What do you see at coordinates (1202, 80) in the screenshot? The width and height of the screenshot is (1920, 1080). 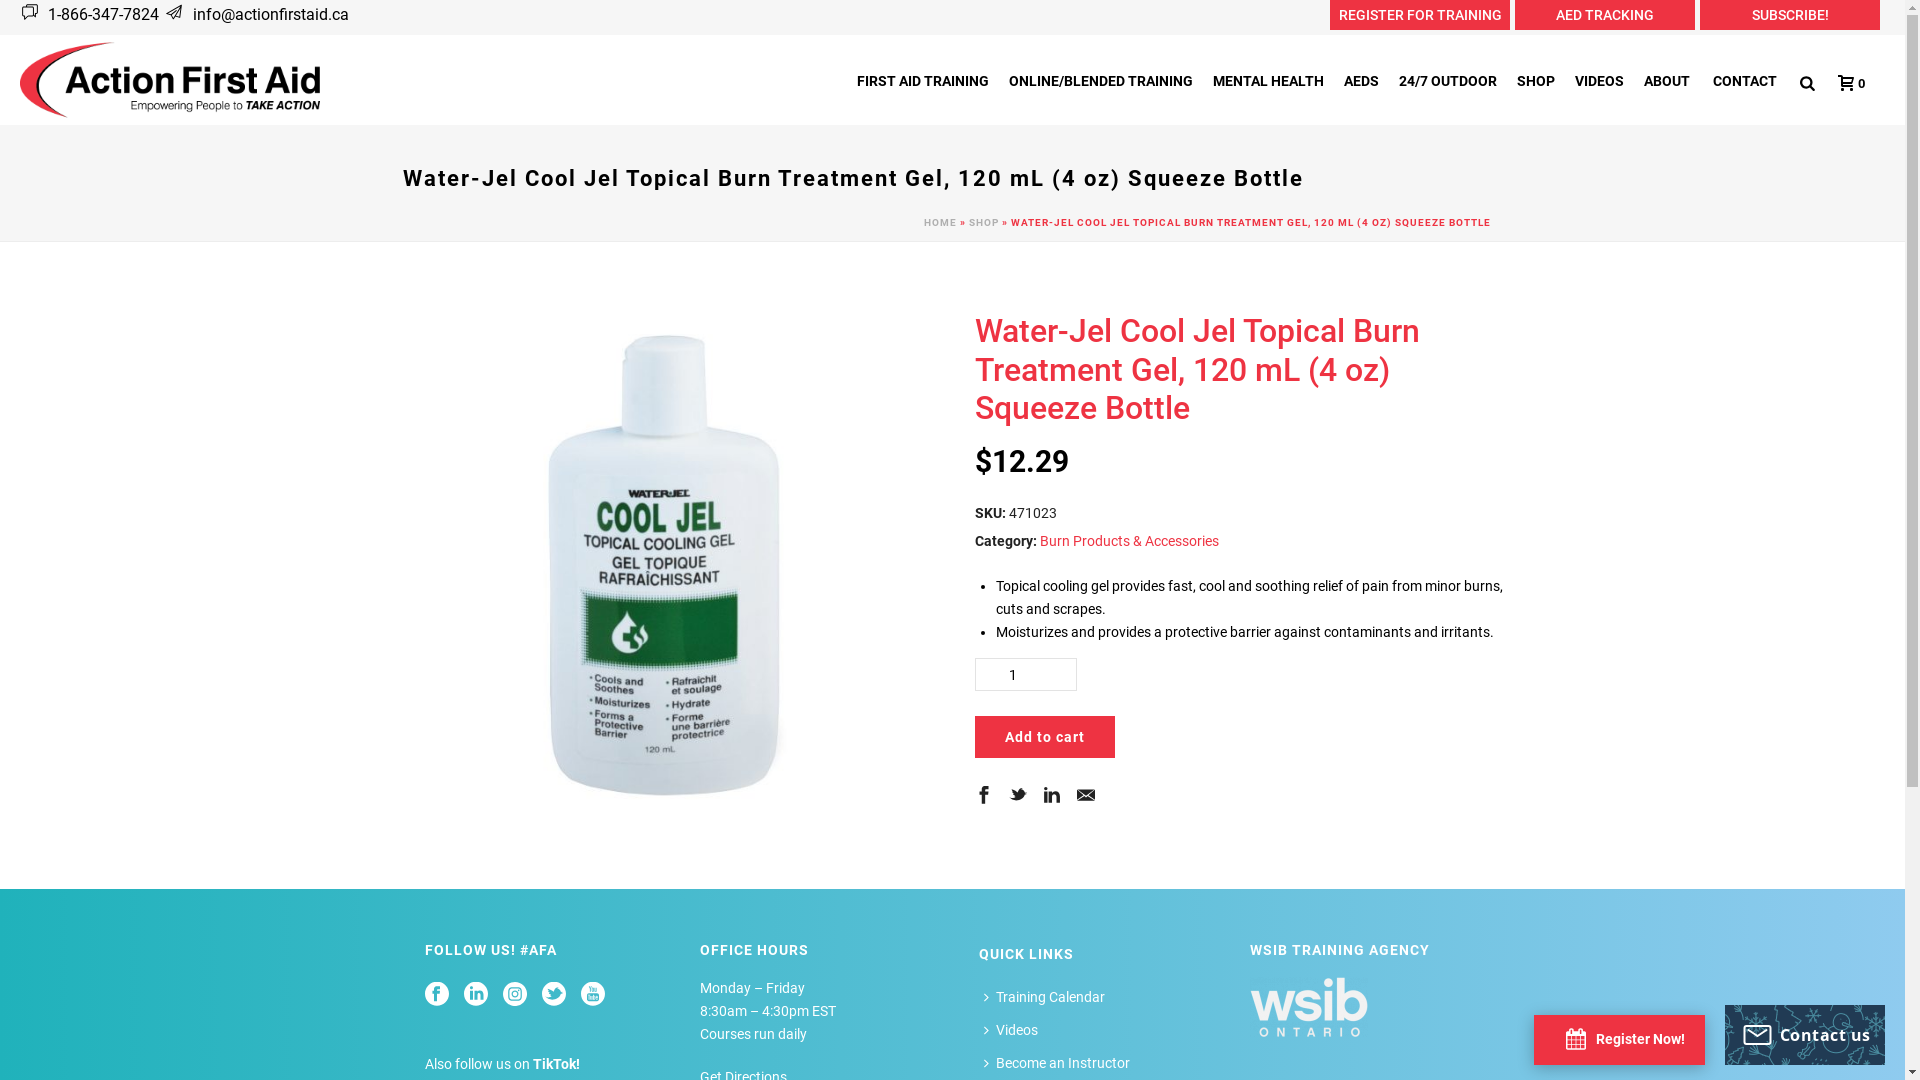 I see `'MENTAL HEALTH'` at bounding box center [1202, 80].